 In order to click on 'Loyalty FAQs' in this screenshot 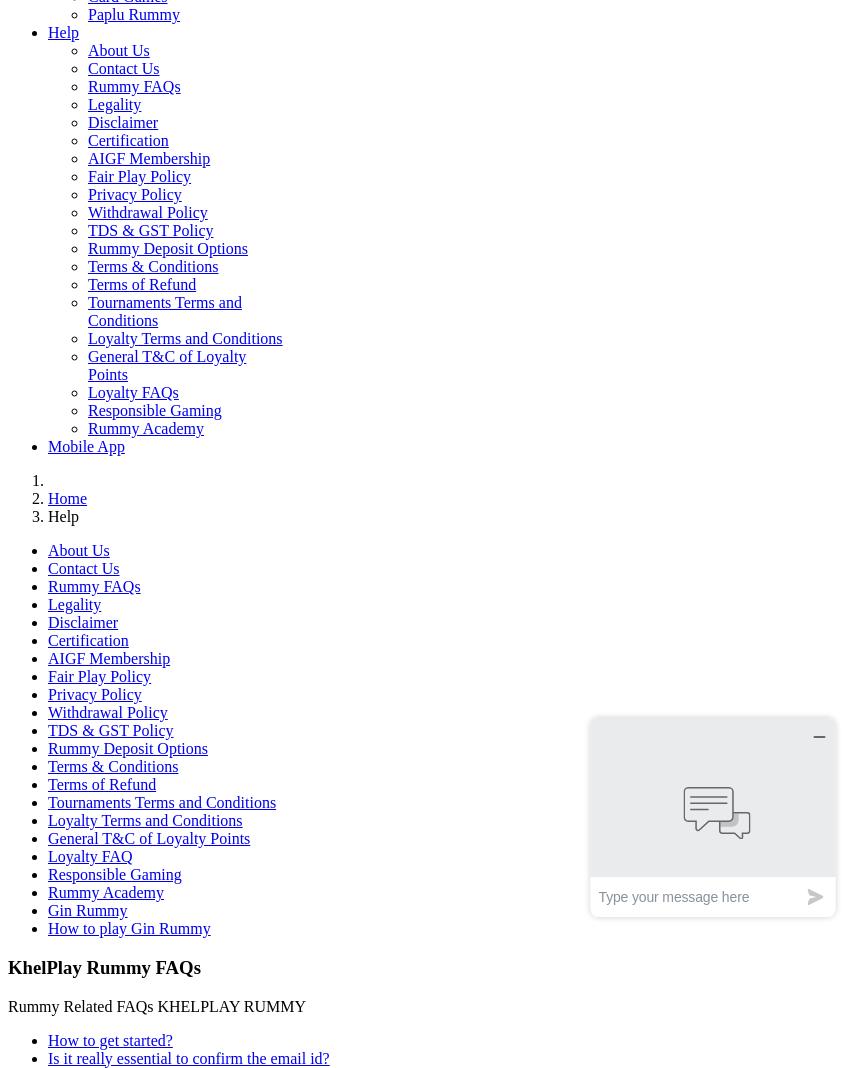, I will do `click(133, 391)`.